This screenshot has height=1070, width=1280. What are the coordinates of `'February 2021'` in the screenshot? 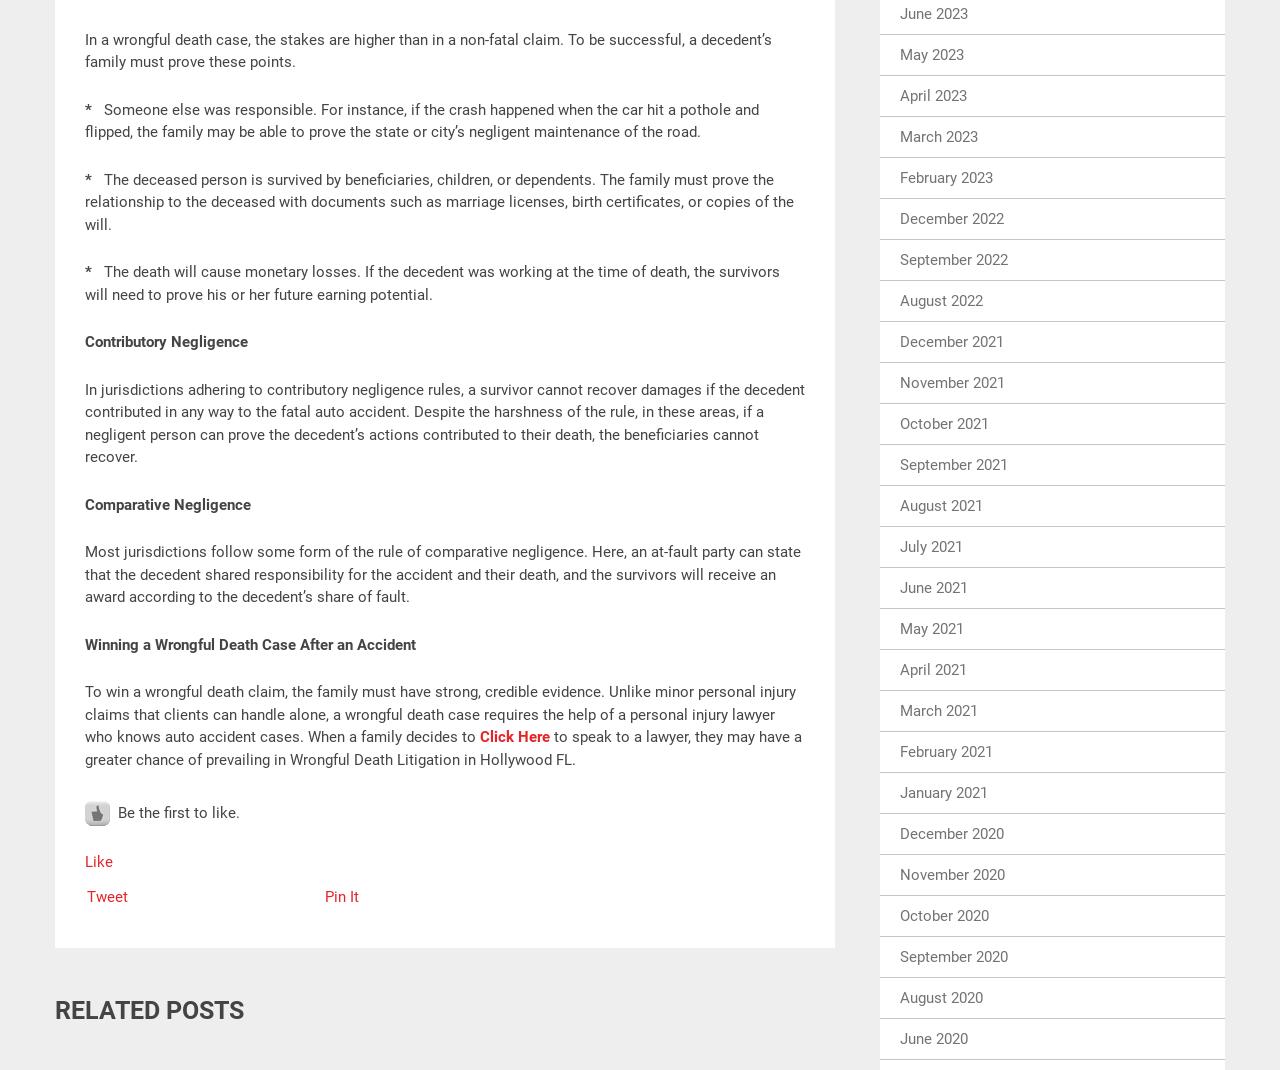 It's located at (945, 750).